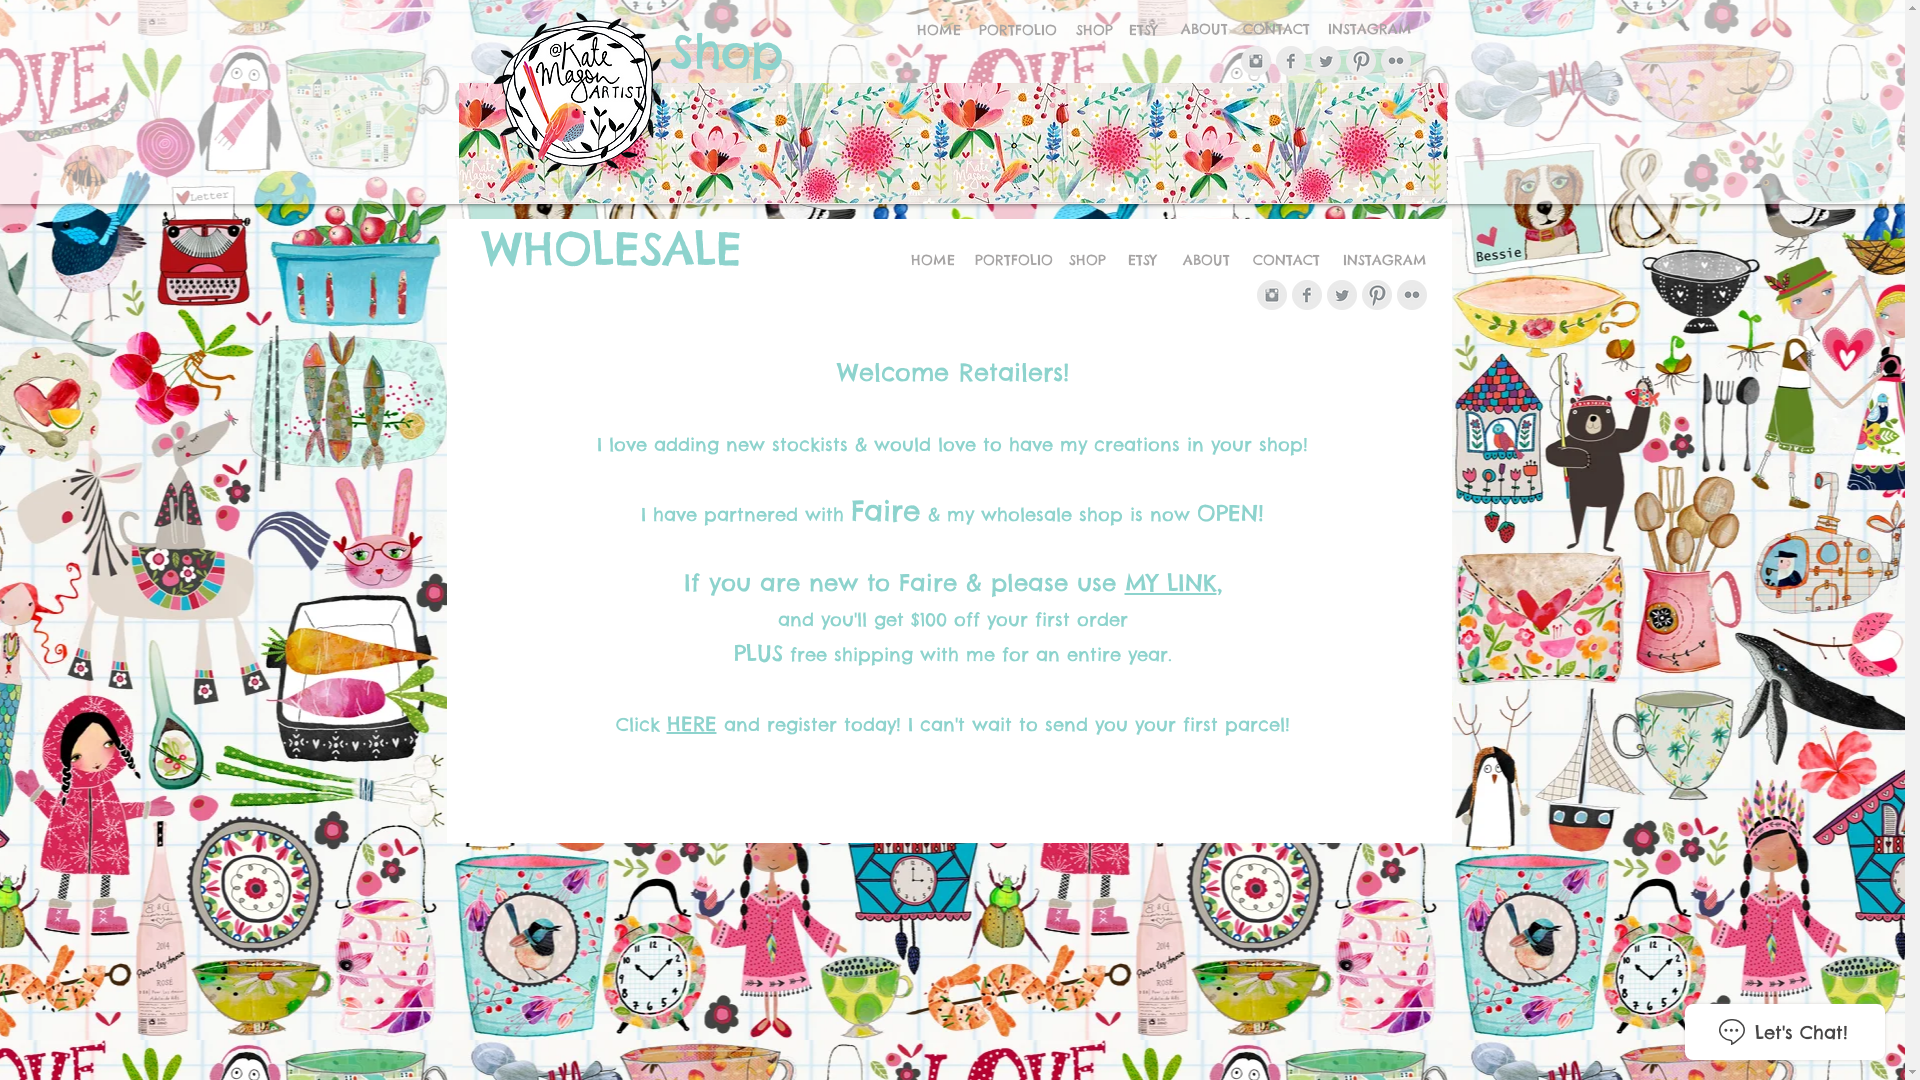 The image size is (1920, 1080). I want to click on 'HERE', so click(691, 723).